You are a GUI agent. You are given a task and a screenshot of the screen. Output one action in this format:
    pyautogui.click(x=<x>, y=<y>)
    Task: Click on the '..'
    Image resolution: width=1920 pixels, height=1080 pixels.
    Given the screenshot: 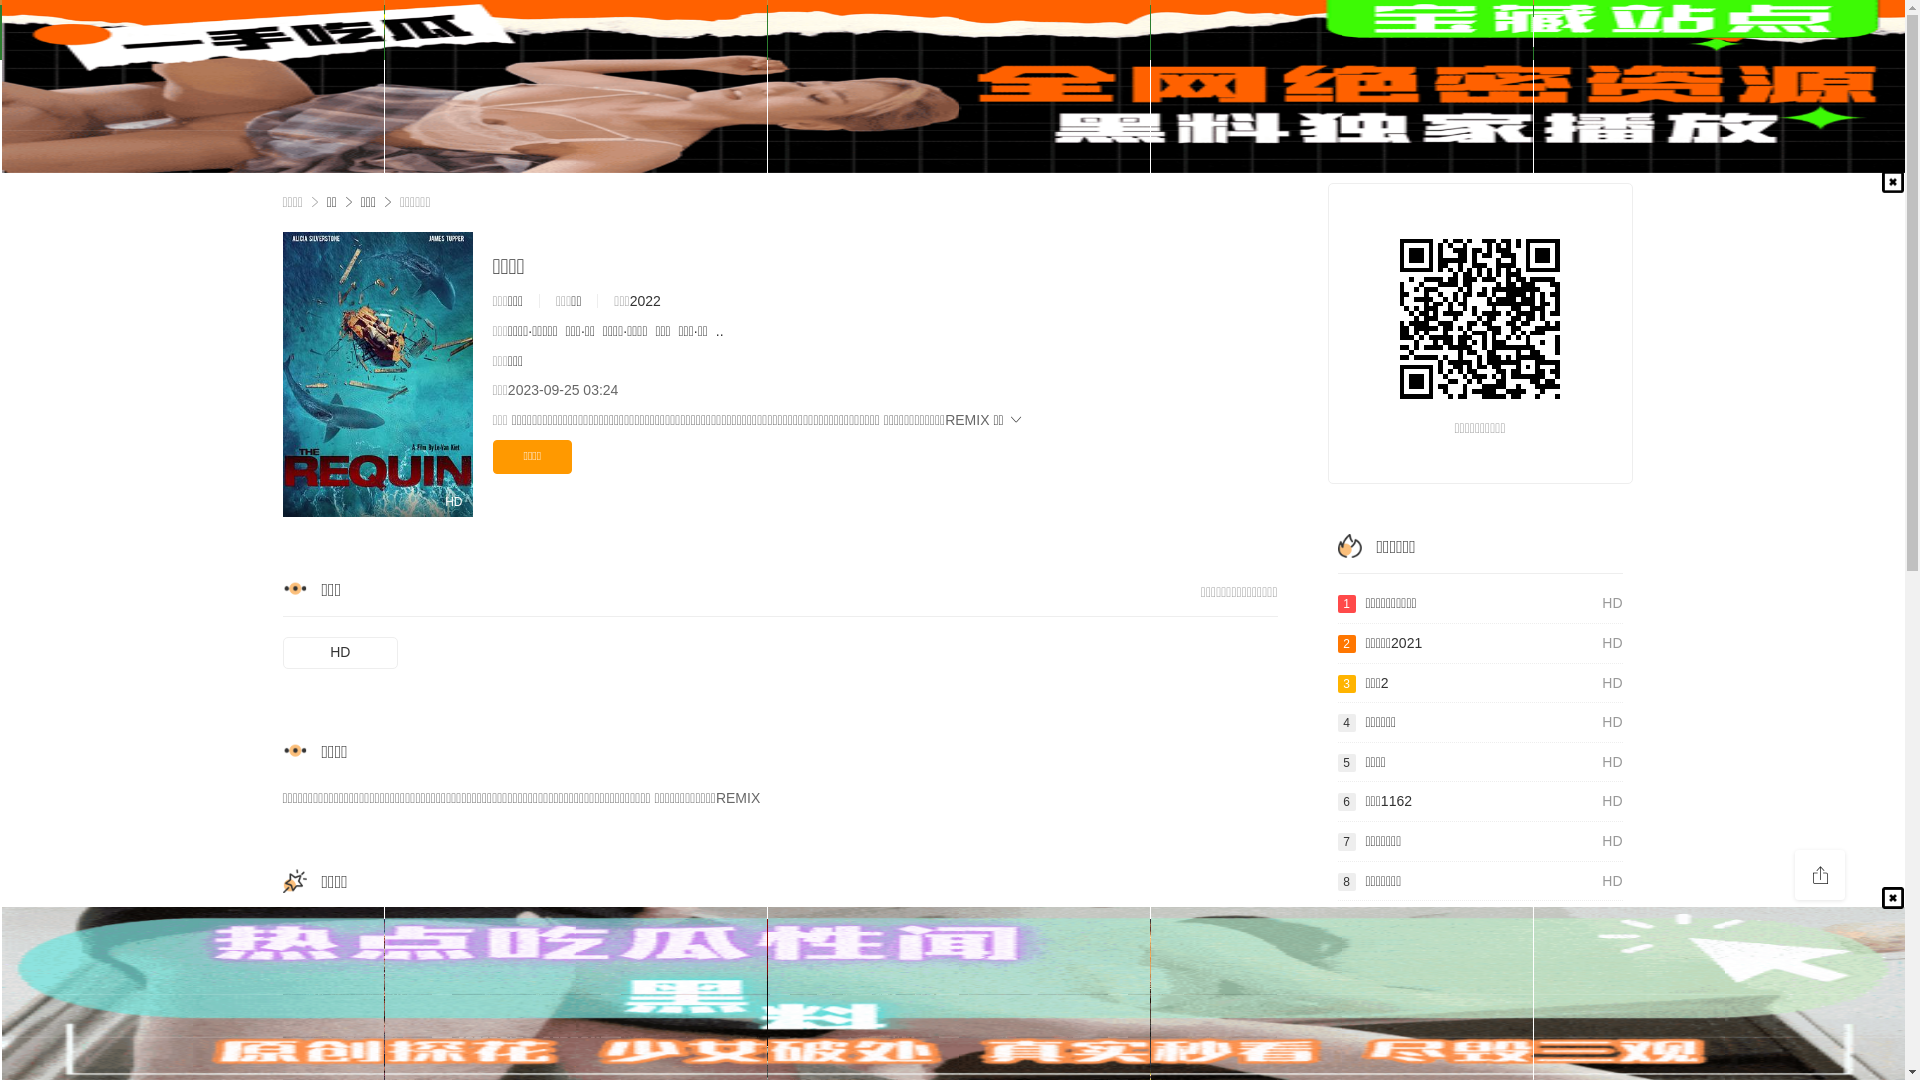 What is the action you would take?
    pyautogui.click(x=720, y=330)
    